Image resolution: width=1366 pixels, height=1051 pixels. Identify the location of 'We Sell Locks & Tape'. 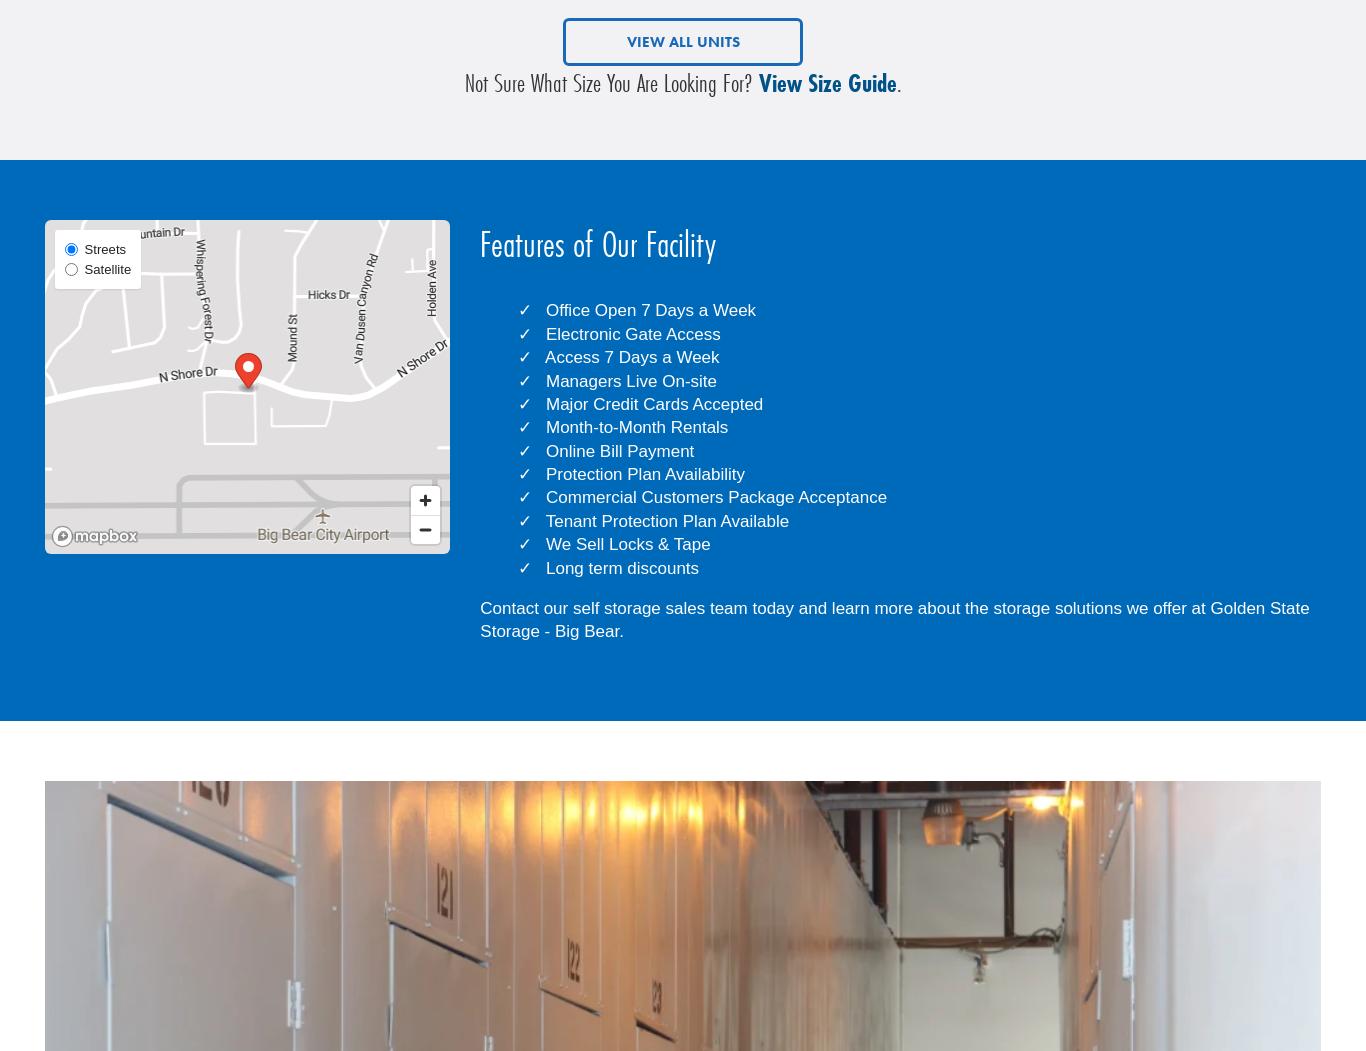
(626, 543).